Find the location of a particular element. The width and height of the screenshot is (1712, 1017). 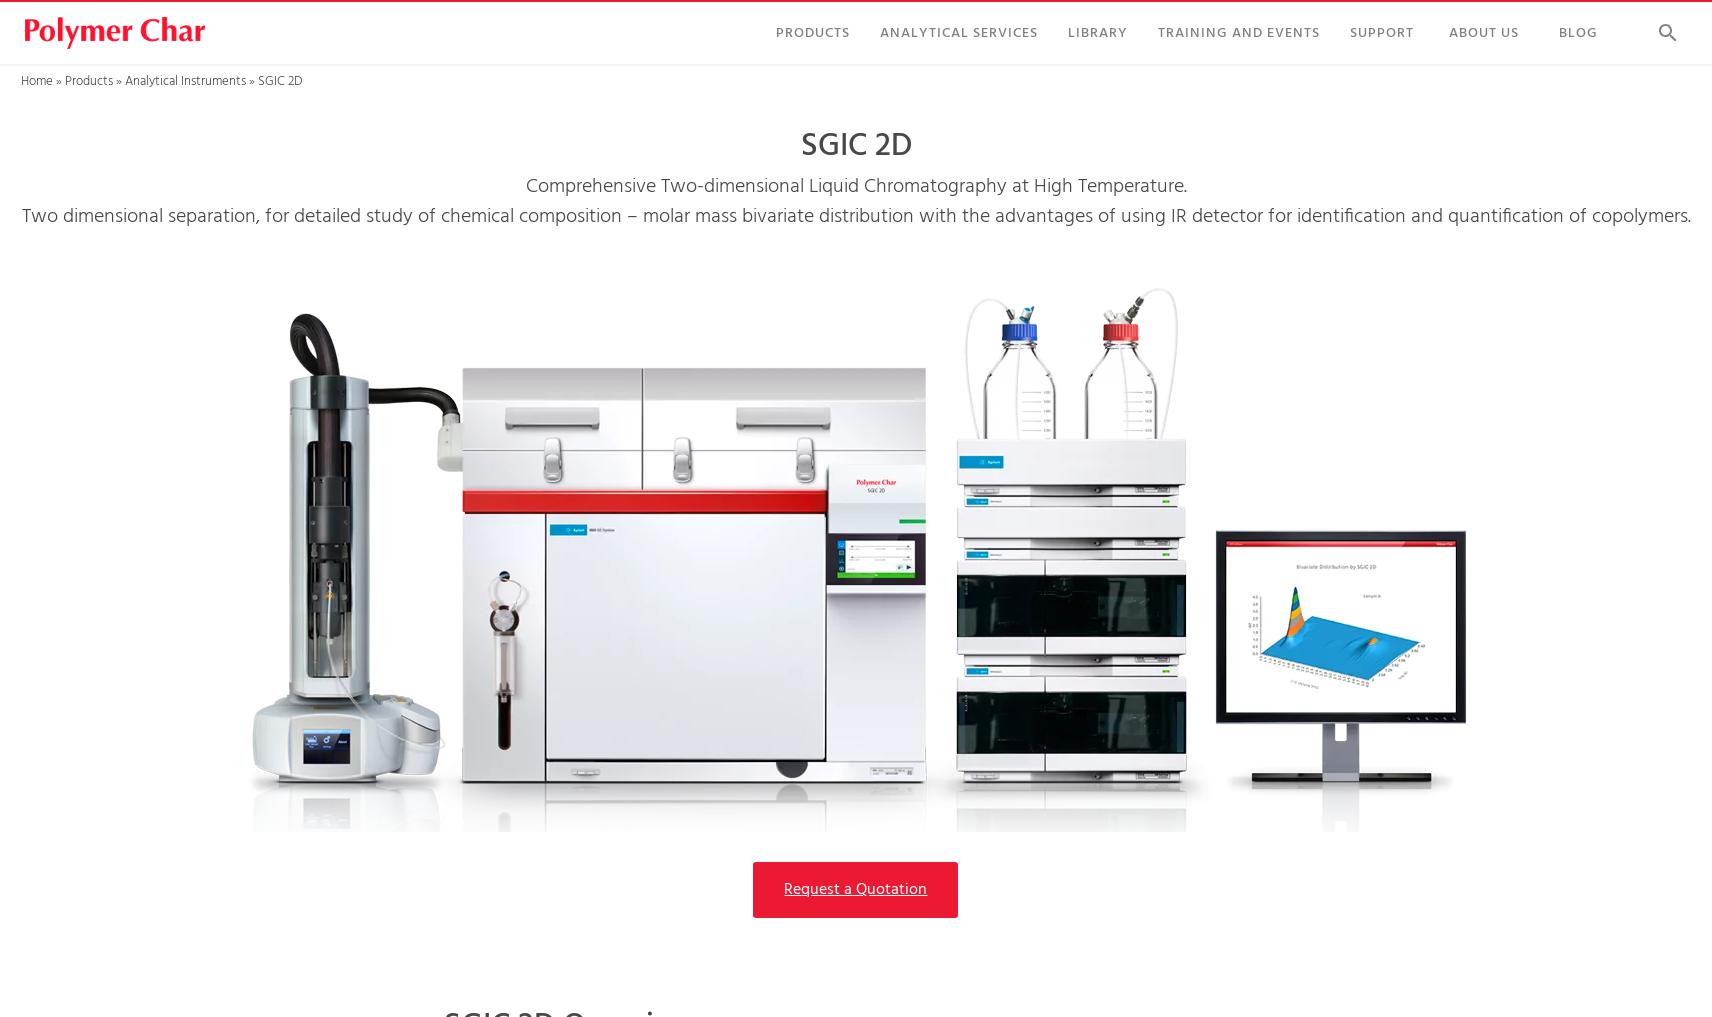

'Analytical Services' is located at coordinates (958, 31).